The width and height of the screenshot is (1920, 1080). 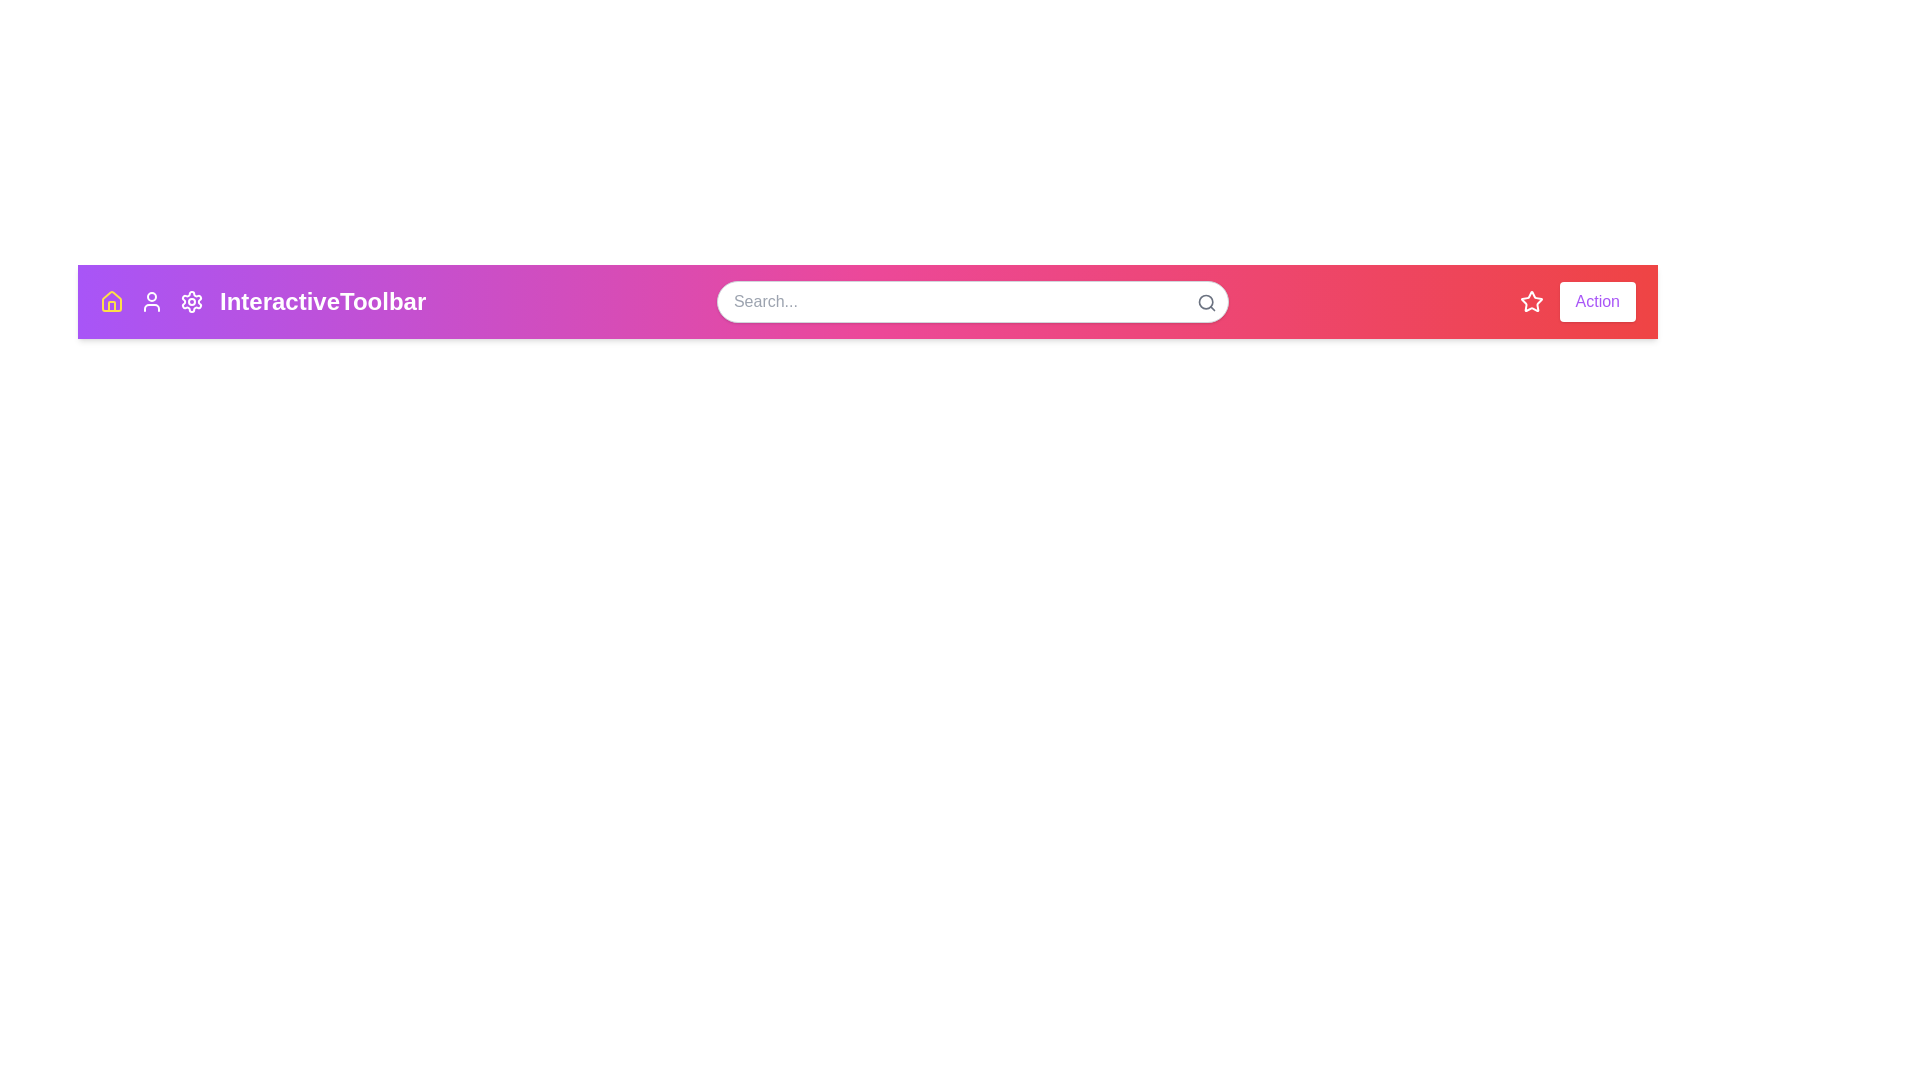 What do you see at coordinates (1530, 301) in the screenshot?
I see `the star icon in the toolbar` at bounding box center [1530, 301].